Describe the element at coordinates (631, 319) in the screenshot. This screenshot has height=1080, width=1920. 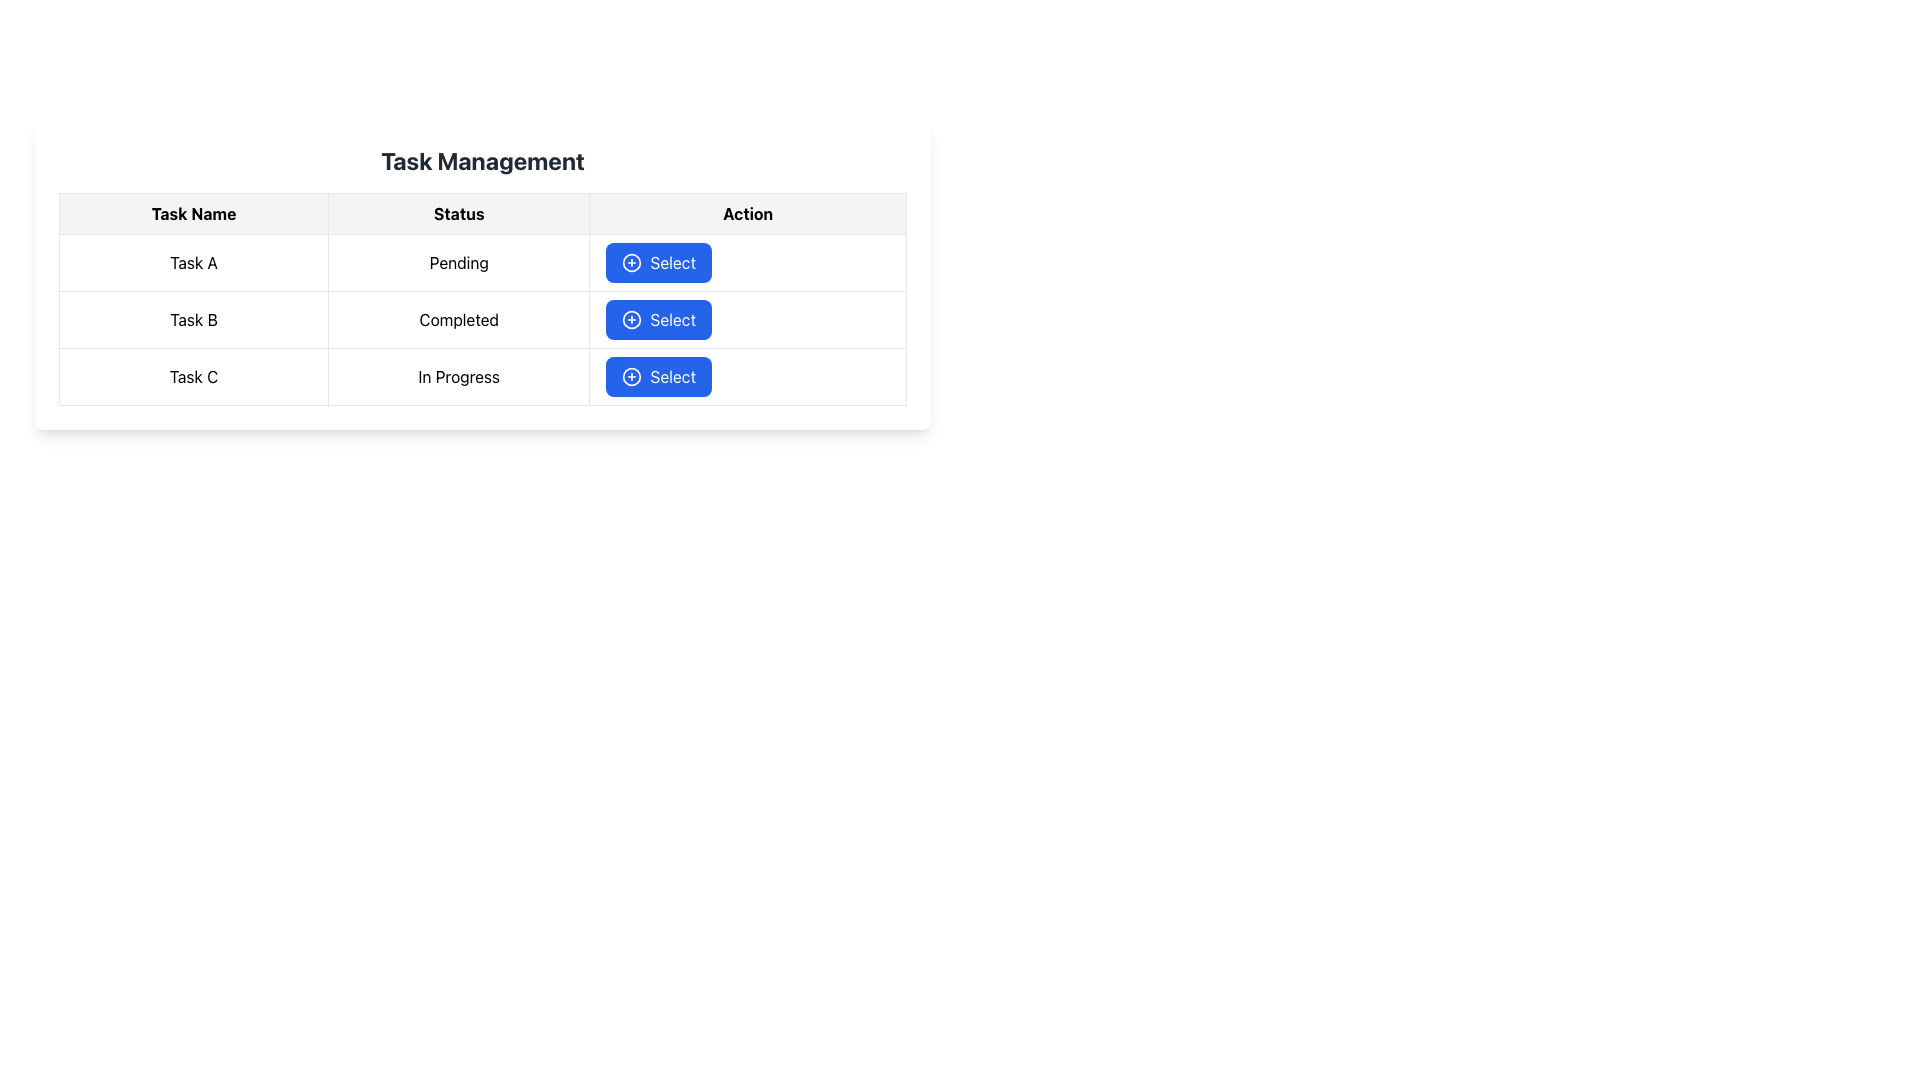
I see `the SVG Circle Icon Button in the 'Action' column of the second row of the 'Task Management' table, which represents an add or plus action` at that location.